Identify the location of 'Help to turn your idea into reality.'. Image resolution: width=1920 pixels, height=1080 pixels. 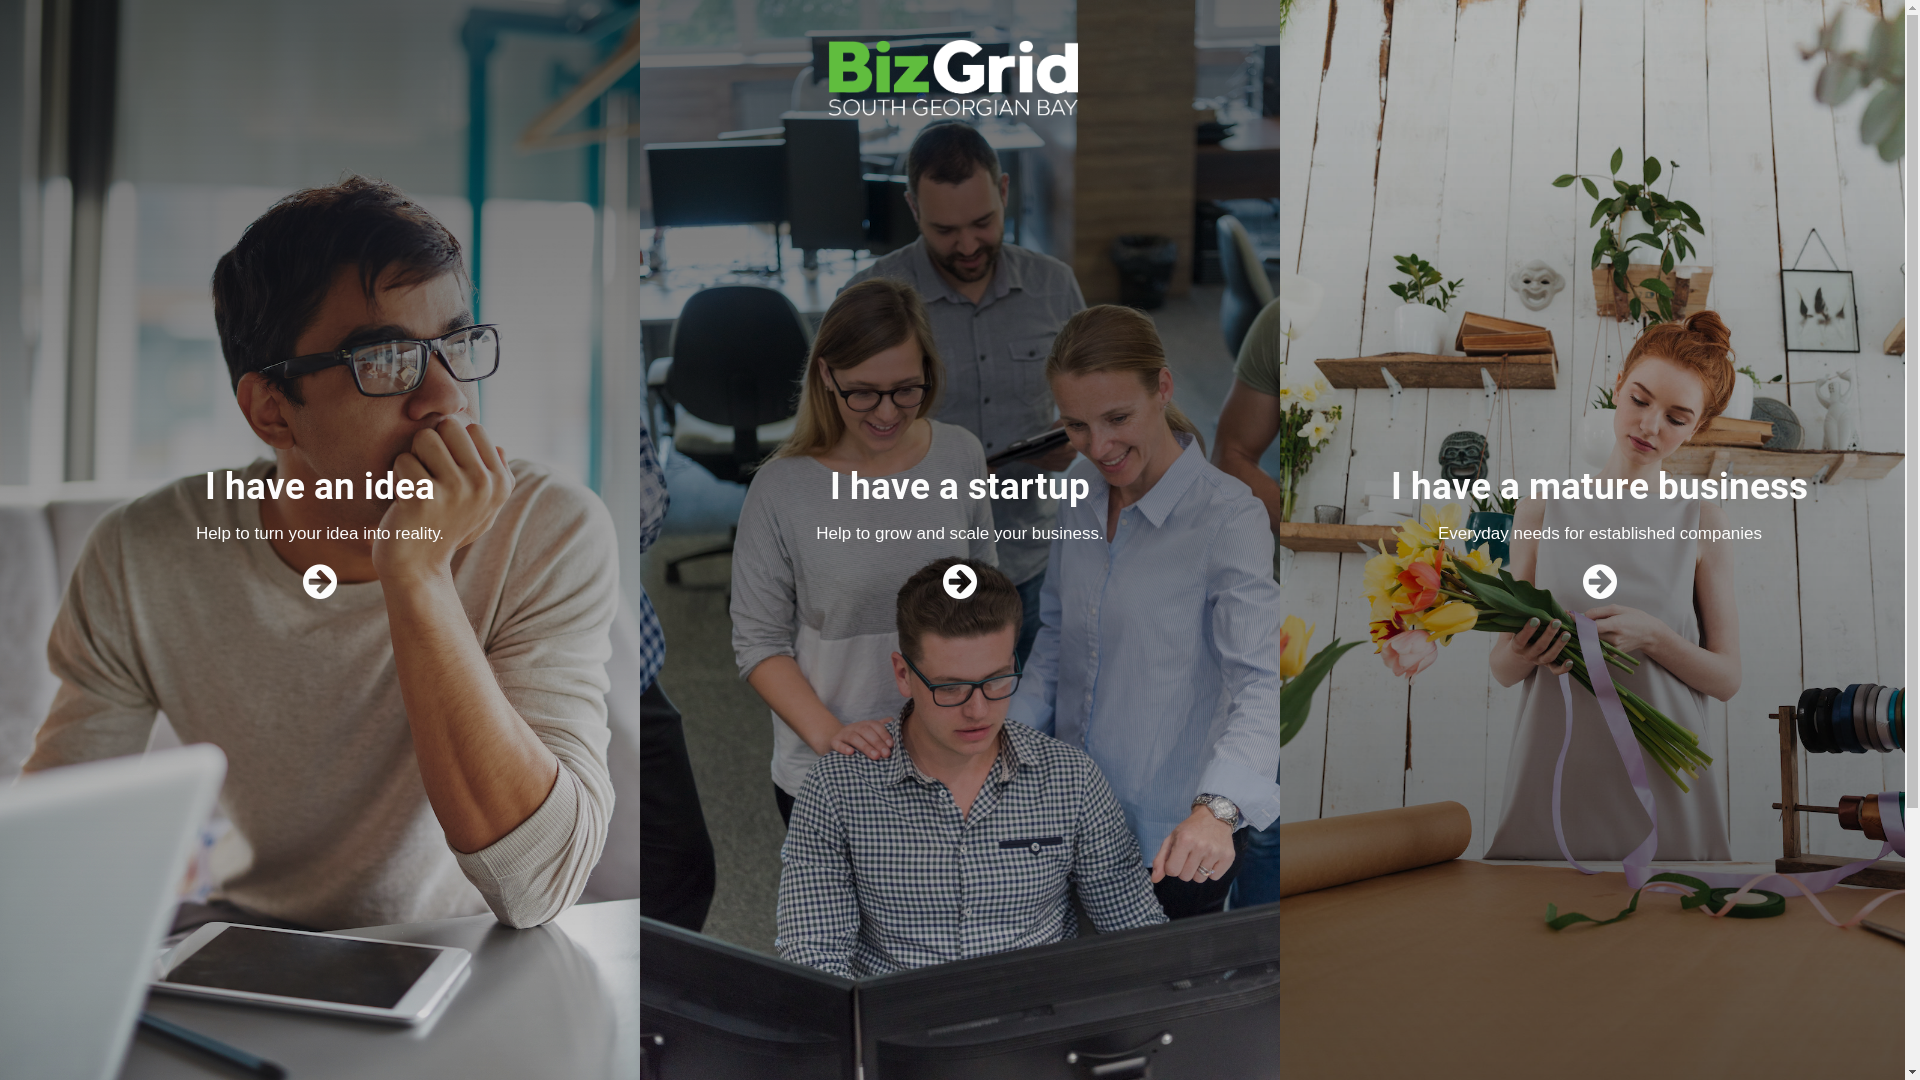
(320, 532).